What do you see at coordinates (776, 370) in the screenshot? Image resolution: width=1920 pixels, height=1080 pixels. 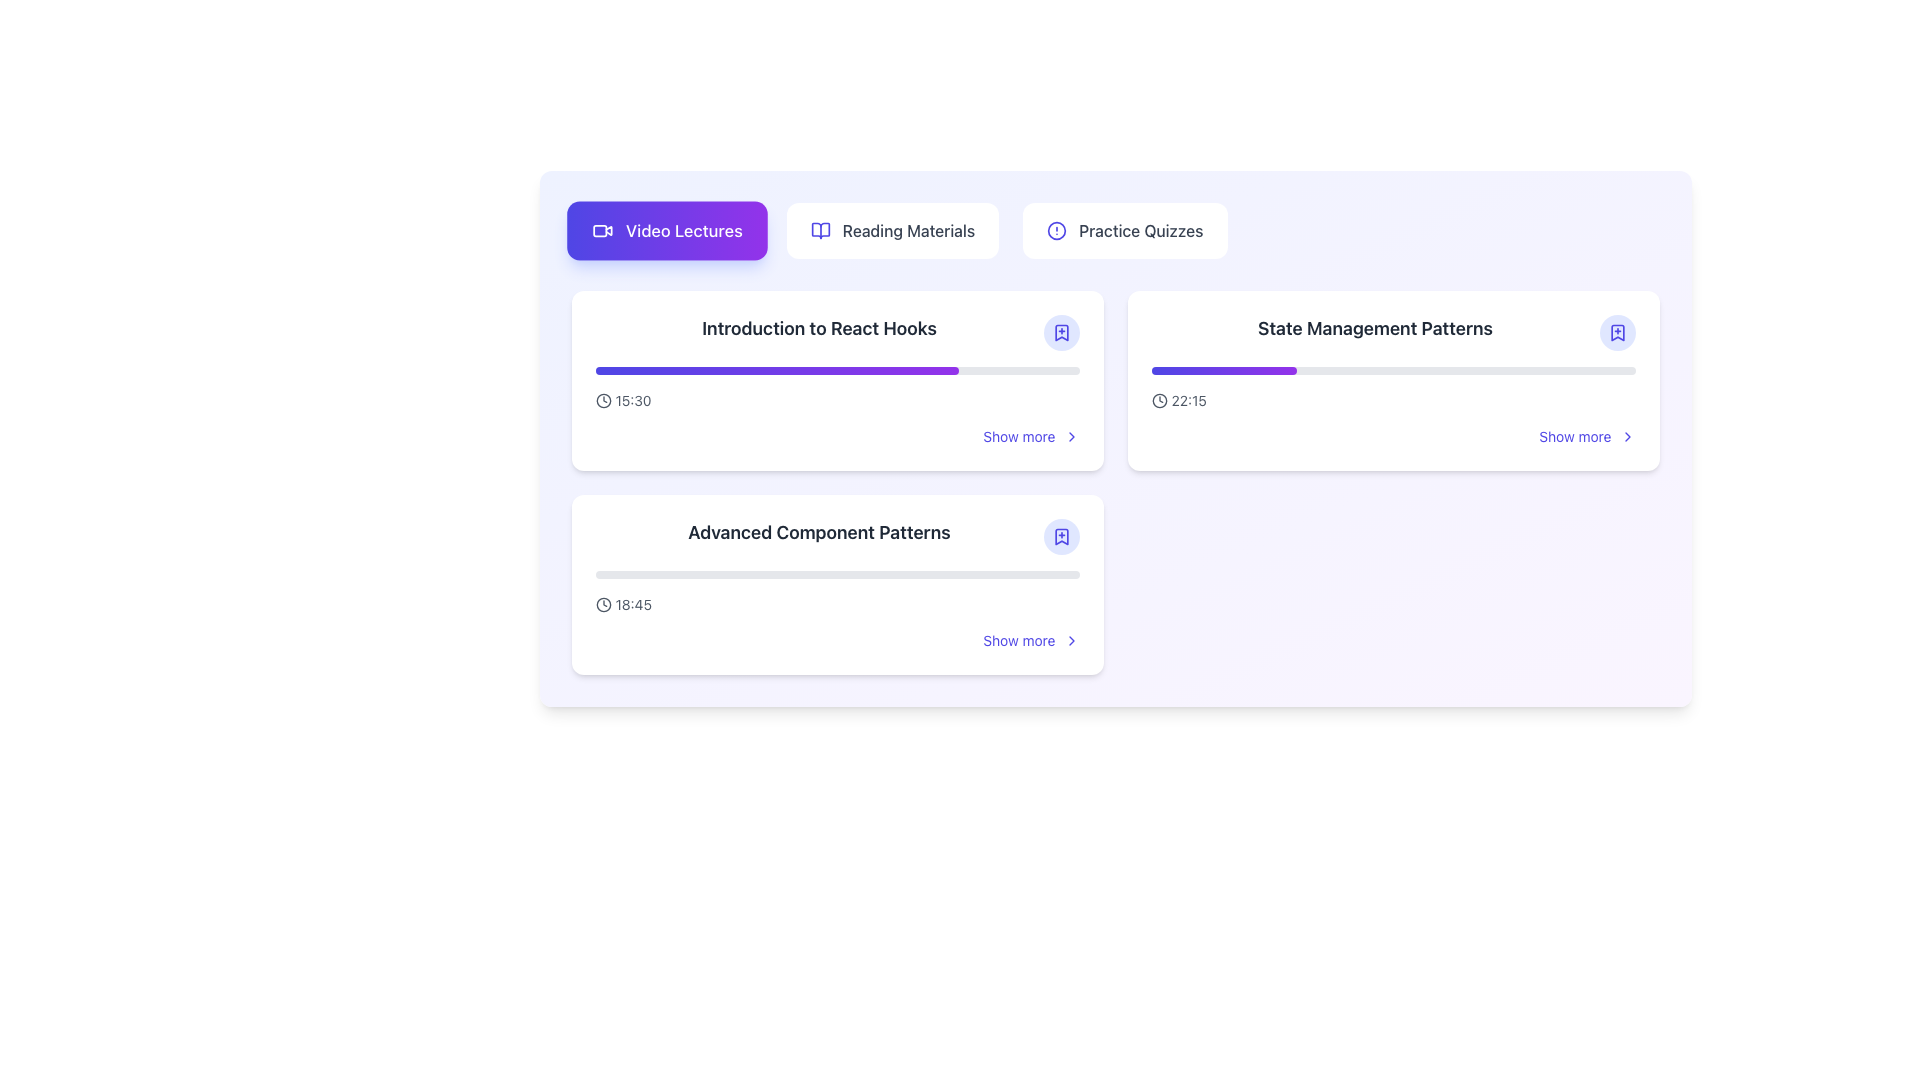 I see `the colored progress bar with a gradient background representing 75% completion, located within the 'Introduction to React Hooks' card` at bounding box center [776, 370].